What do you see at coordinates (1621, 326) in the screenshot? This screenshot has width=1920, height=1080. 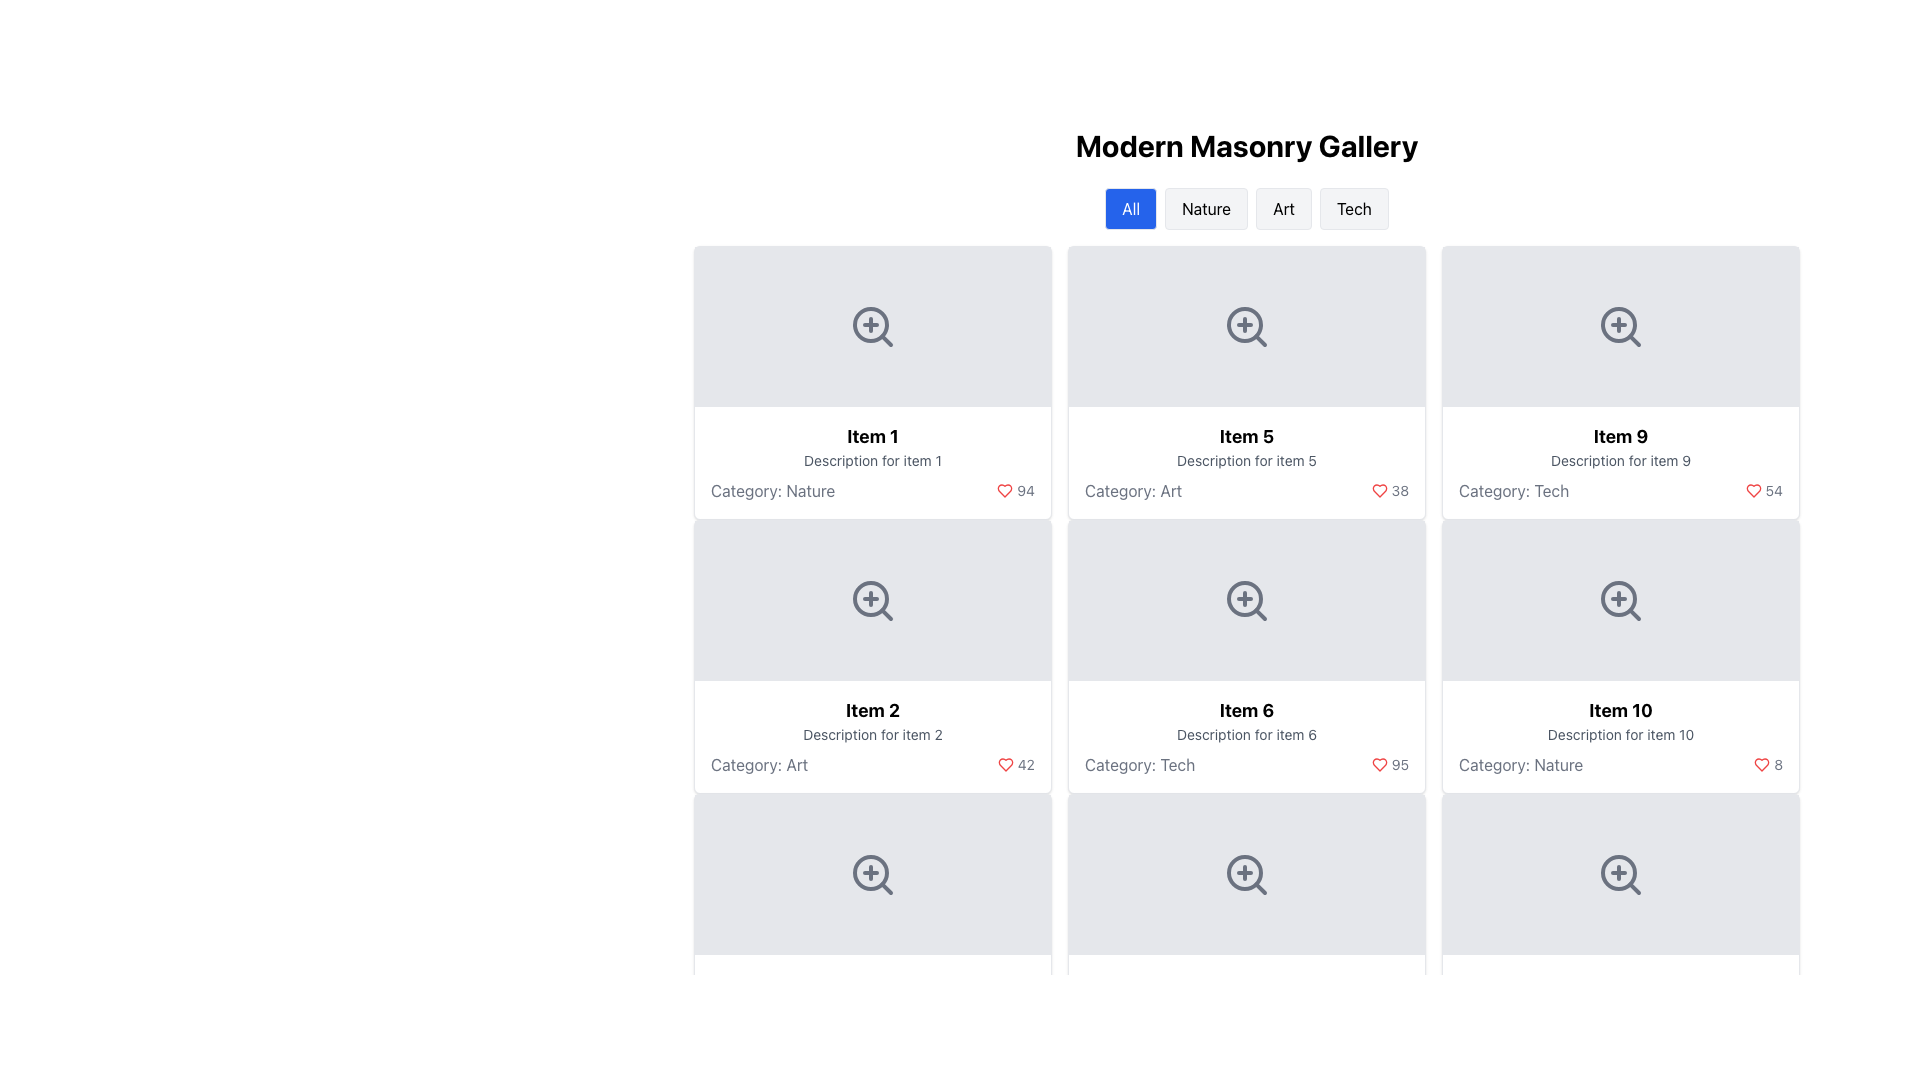 I see `the magnifying glass icon with a plus sign in the center, located in the top section of the card labeled 'Item 9', which is in the third column of the third row in the grid layout` at bounding box center [1621, 326].